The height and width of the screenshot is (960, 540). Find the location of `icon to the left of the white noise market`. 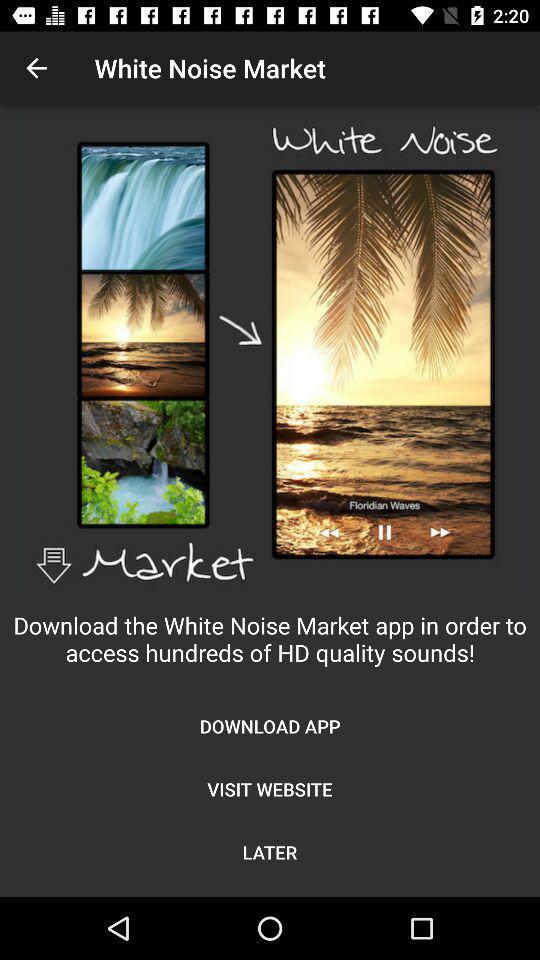

icon to the left of the white noise market is located at coordinates (36, 68).